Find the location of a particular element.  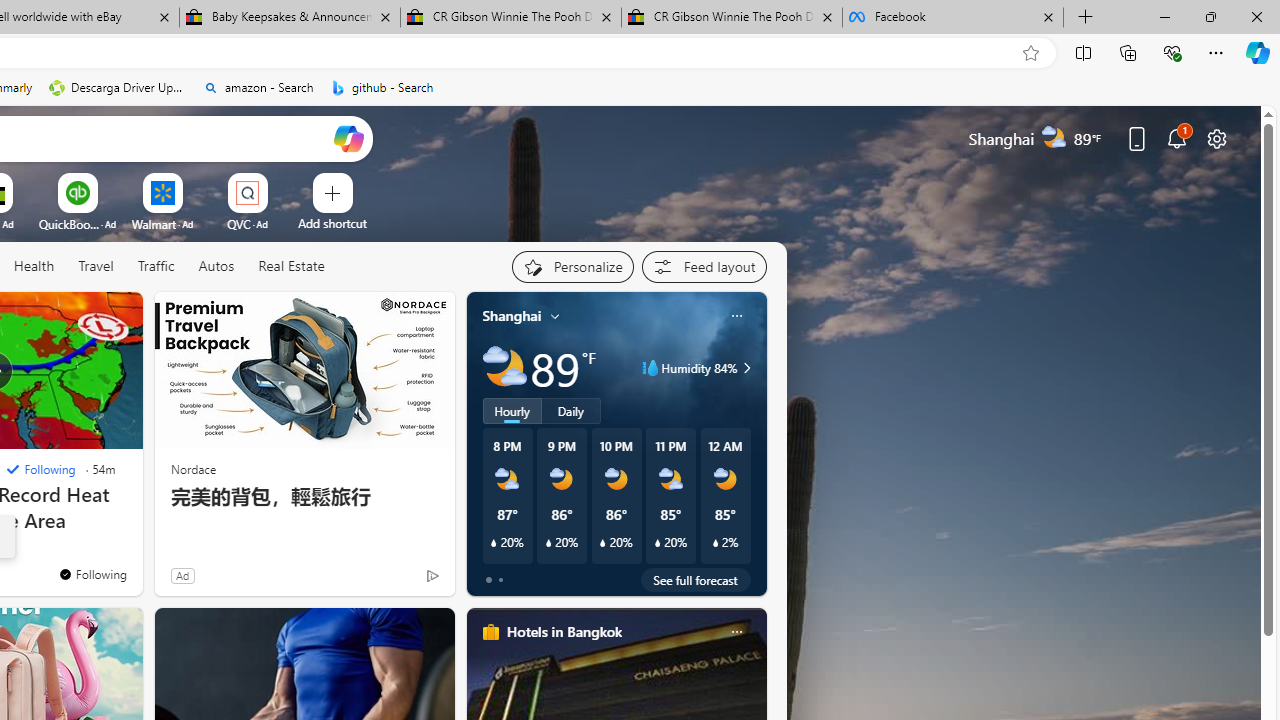

'You' is located at coordinates (91, 573).